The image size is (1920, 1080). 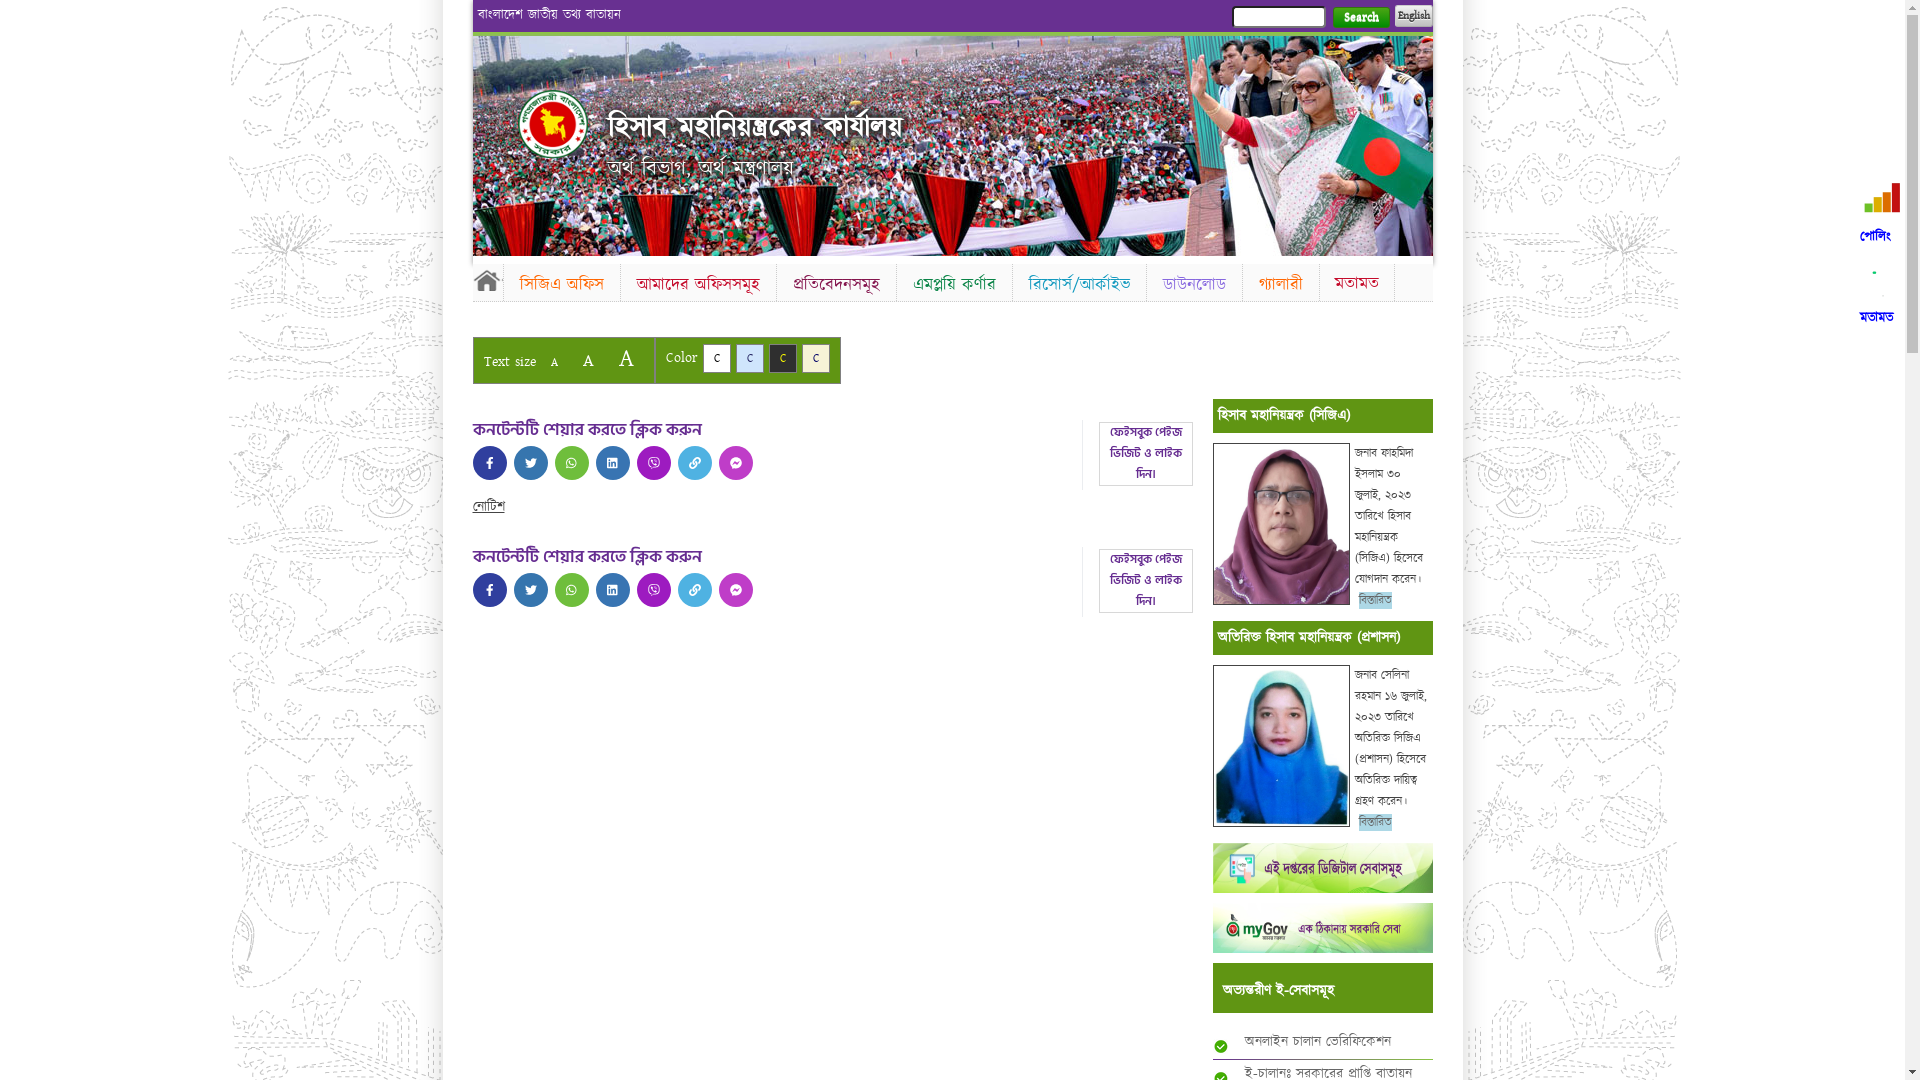 What do you see at coordinates (781, 357) in the screenshot?
I see `'C'` at bounding box center [781, 357].